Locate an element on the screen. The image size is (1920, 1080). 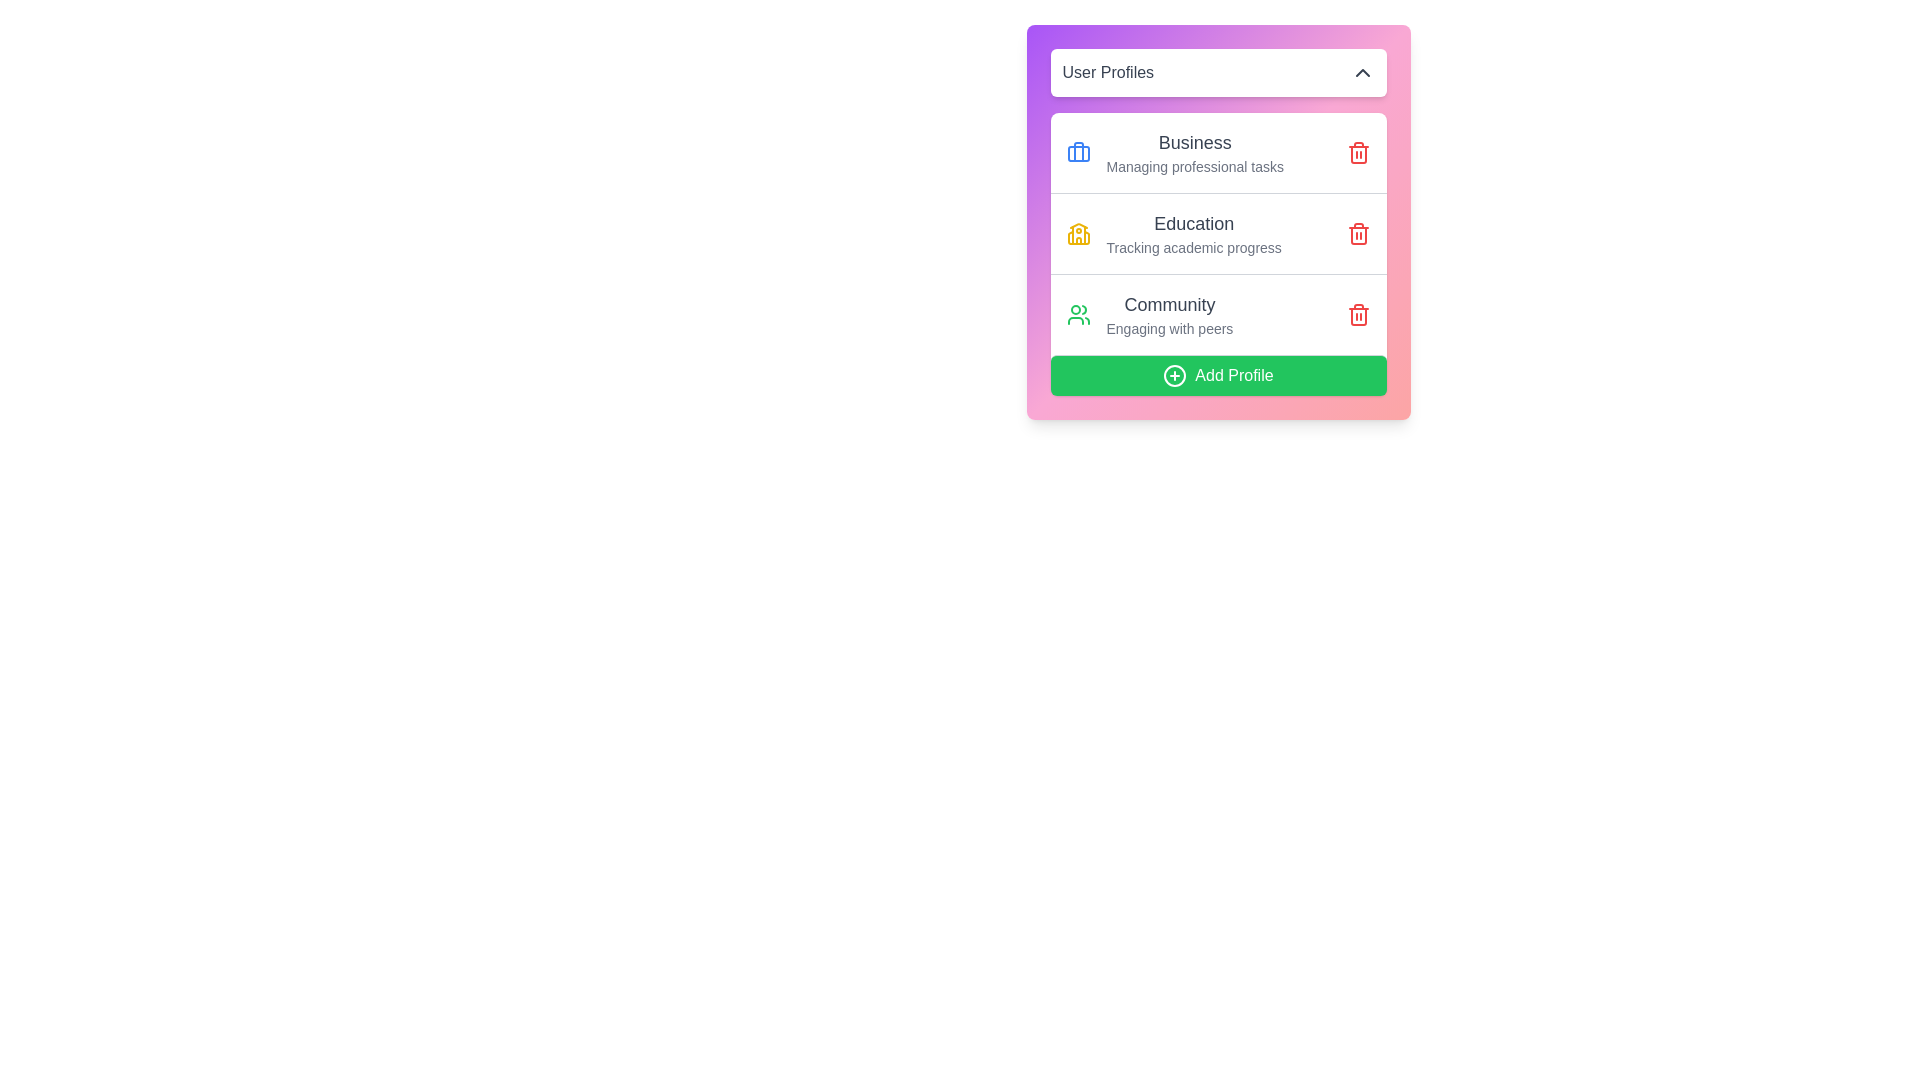
the 'Business' profile type icon, which is located to the left of the 'Business' text and above the description 'Managing professional tasks.' It is the first icon in the list on the modal is located at coordinates (1077, 152).